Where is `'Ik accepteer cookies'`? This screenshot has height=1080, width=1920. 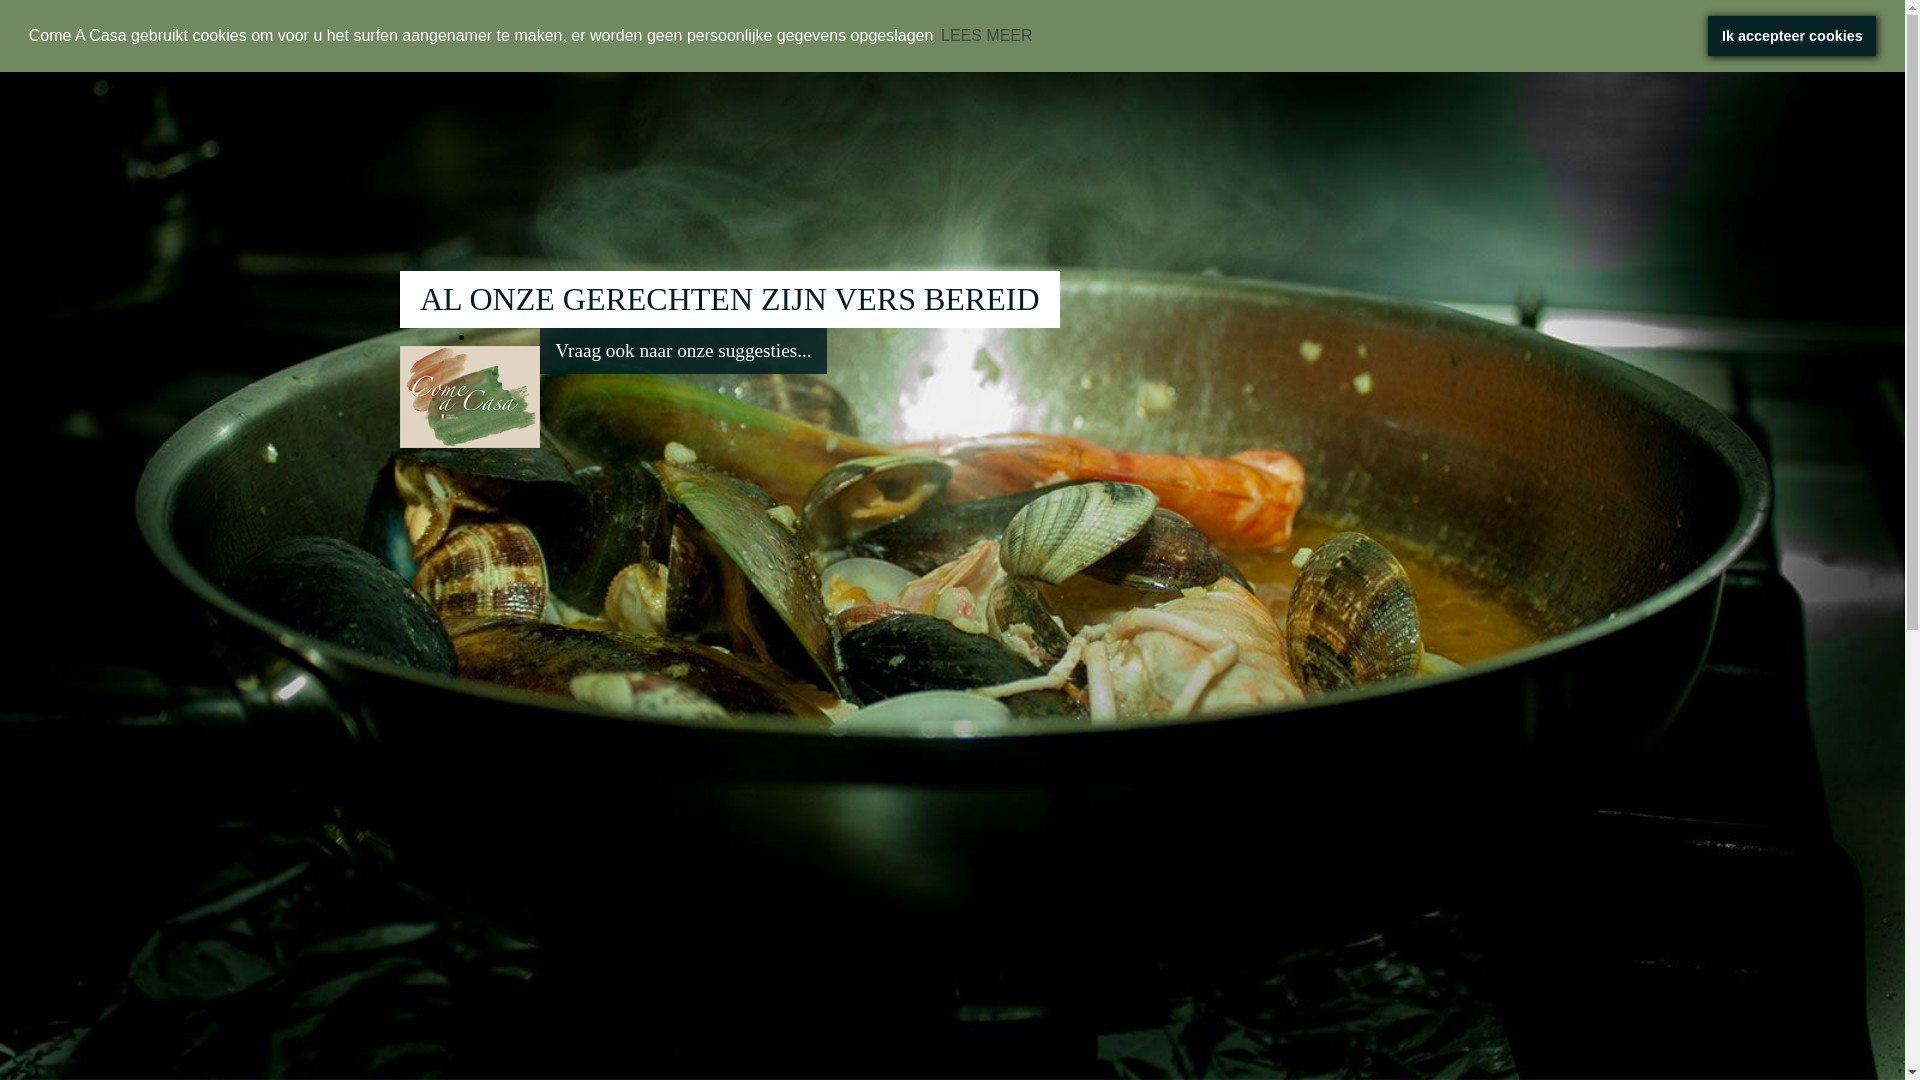 'Ik accepteer cookies' is located at coordinates (1707, 35).